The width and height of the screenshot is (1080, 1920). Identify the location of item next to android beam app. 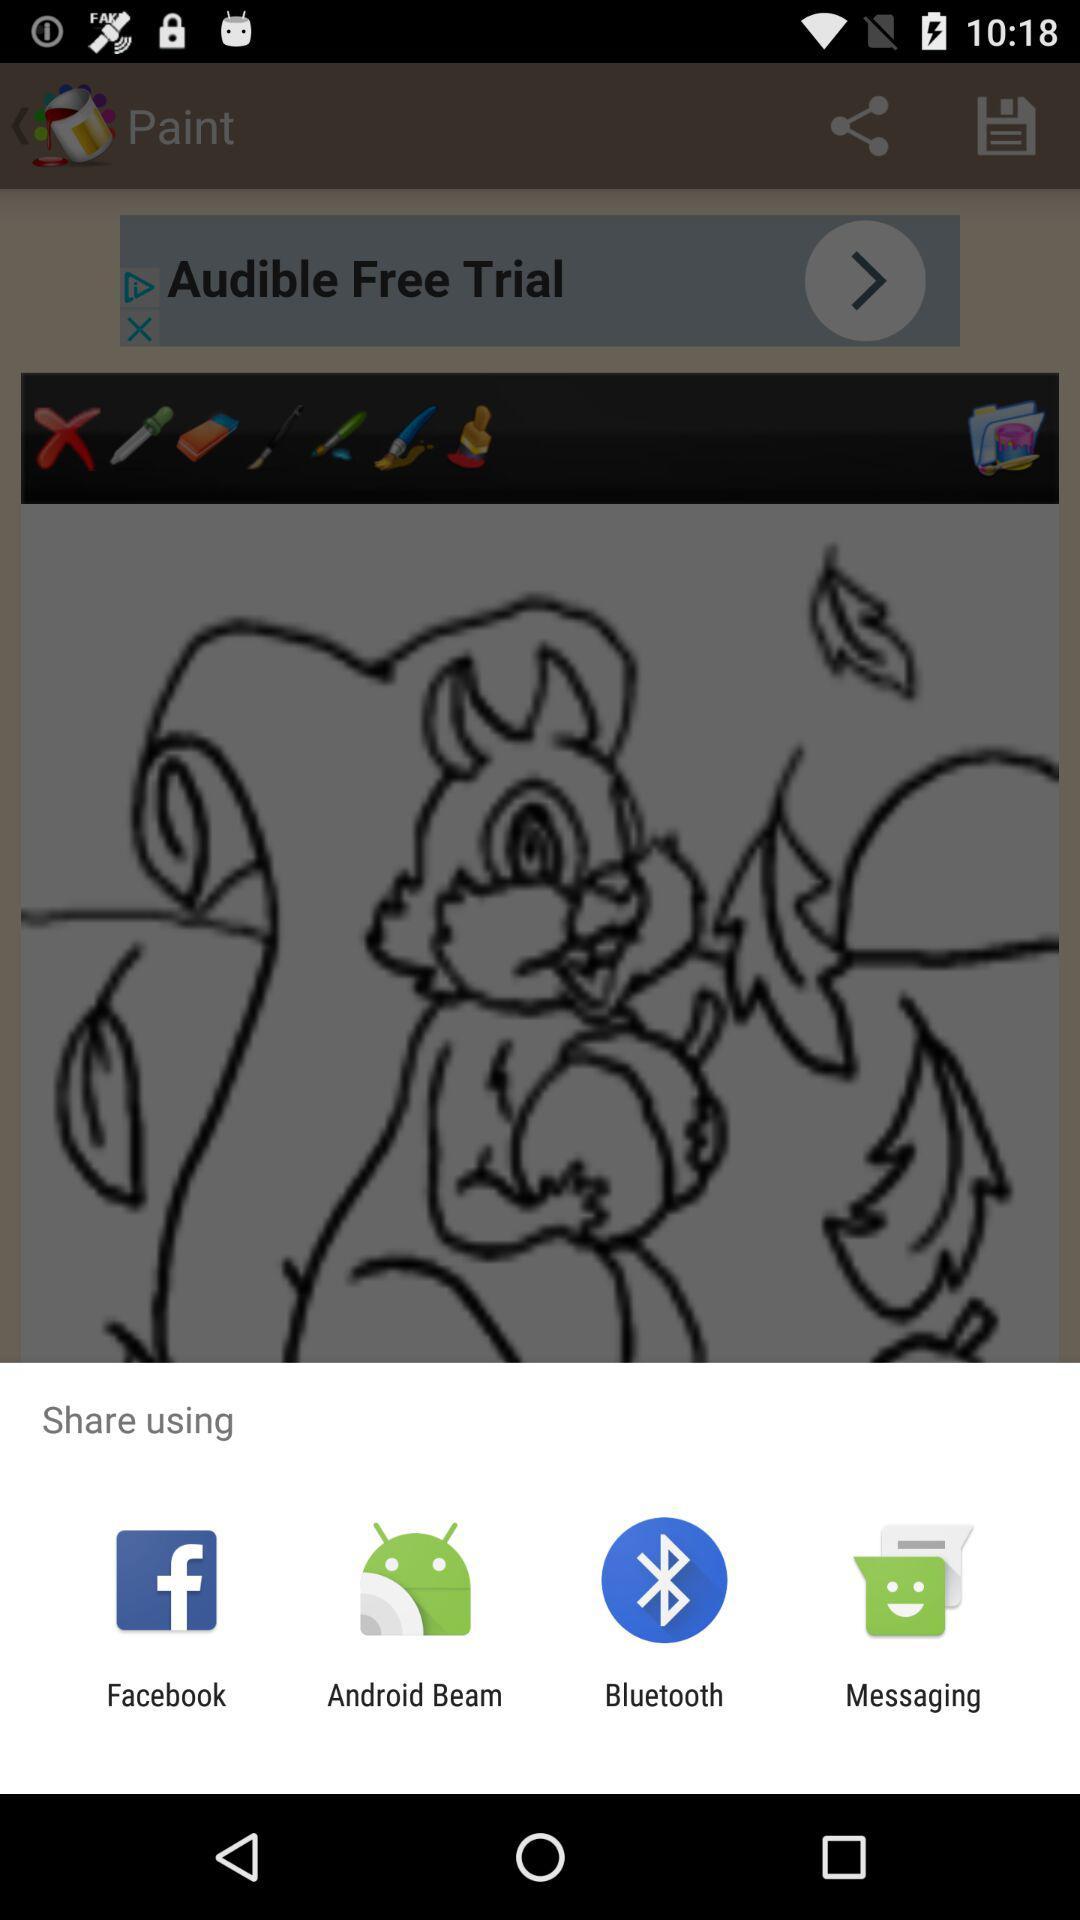
(664, 1711).